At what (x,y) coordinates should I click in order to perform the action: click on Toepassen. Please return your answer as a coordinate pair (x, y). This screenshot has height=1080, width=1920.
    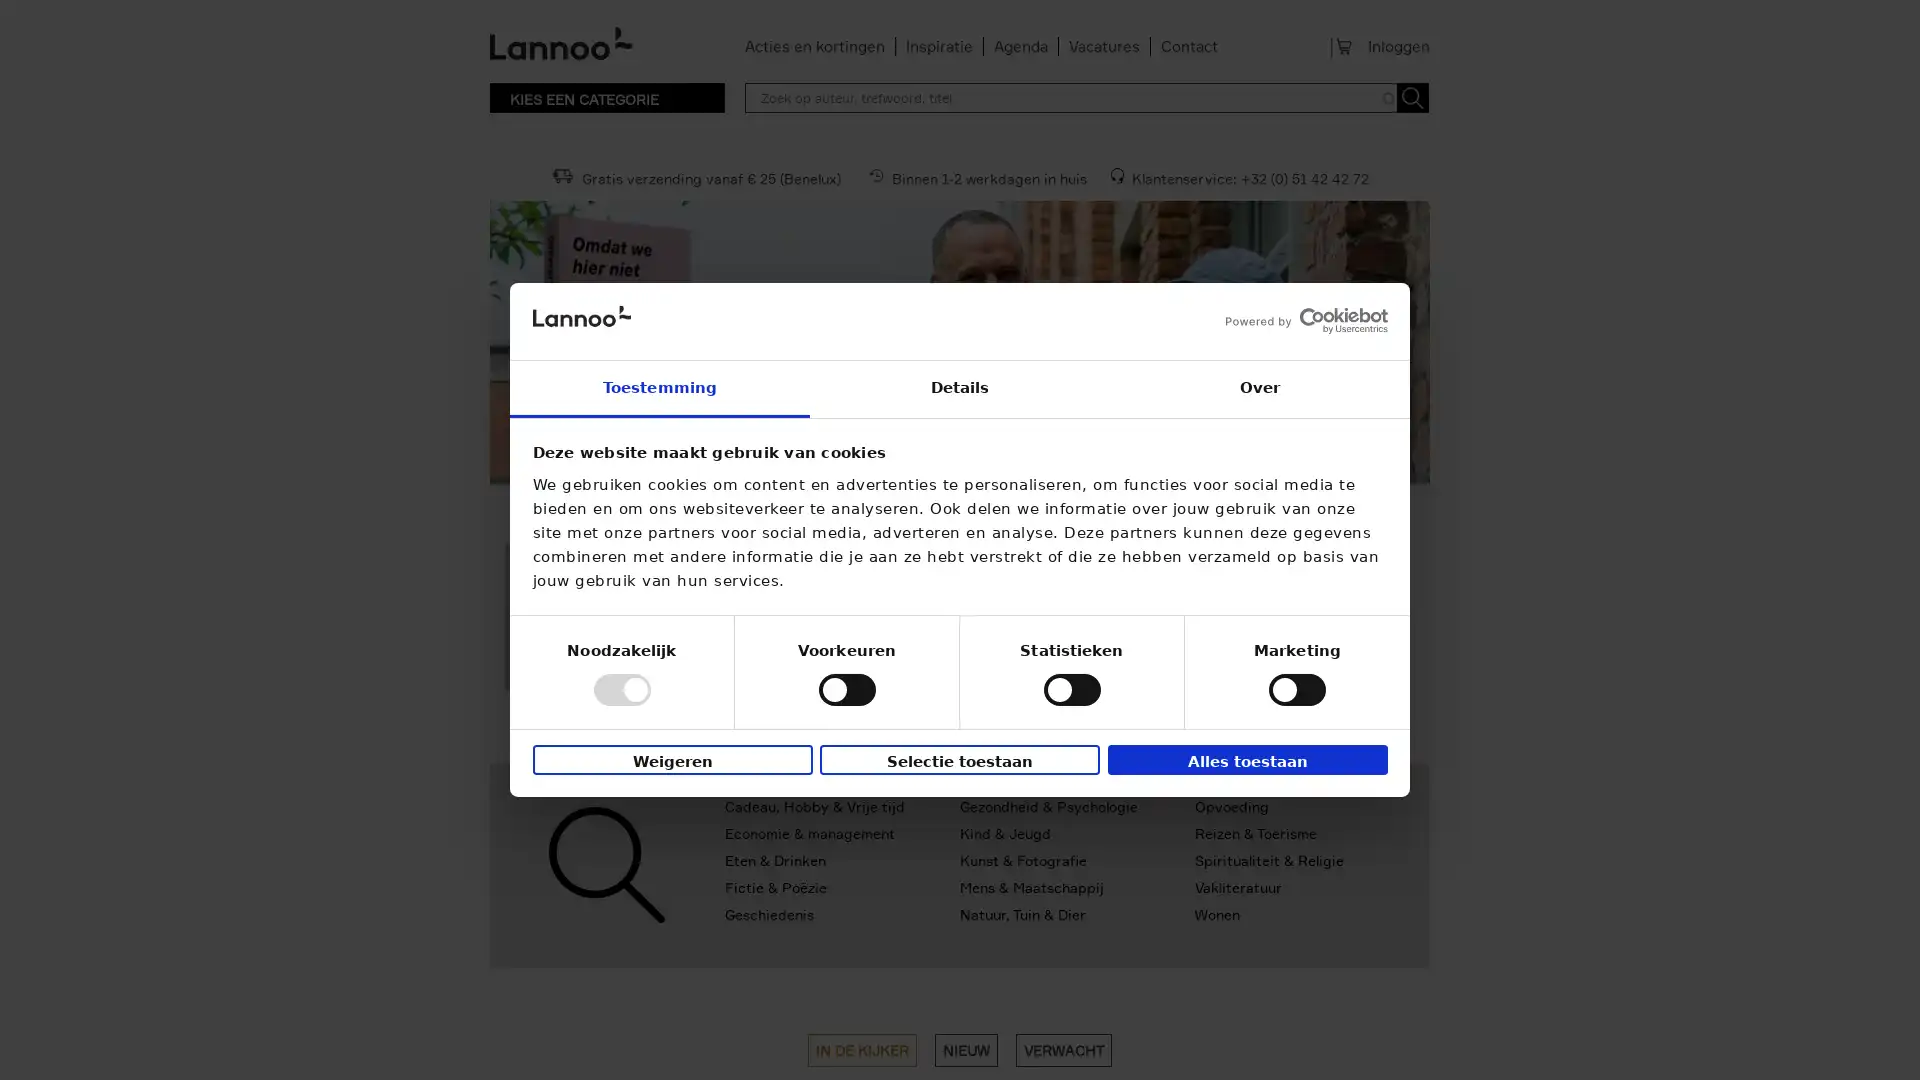
    Looking at the image, I should click on (1406, 99).